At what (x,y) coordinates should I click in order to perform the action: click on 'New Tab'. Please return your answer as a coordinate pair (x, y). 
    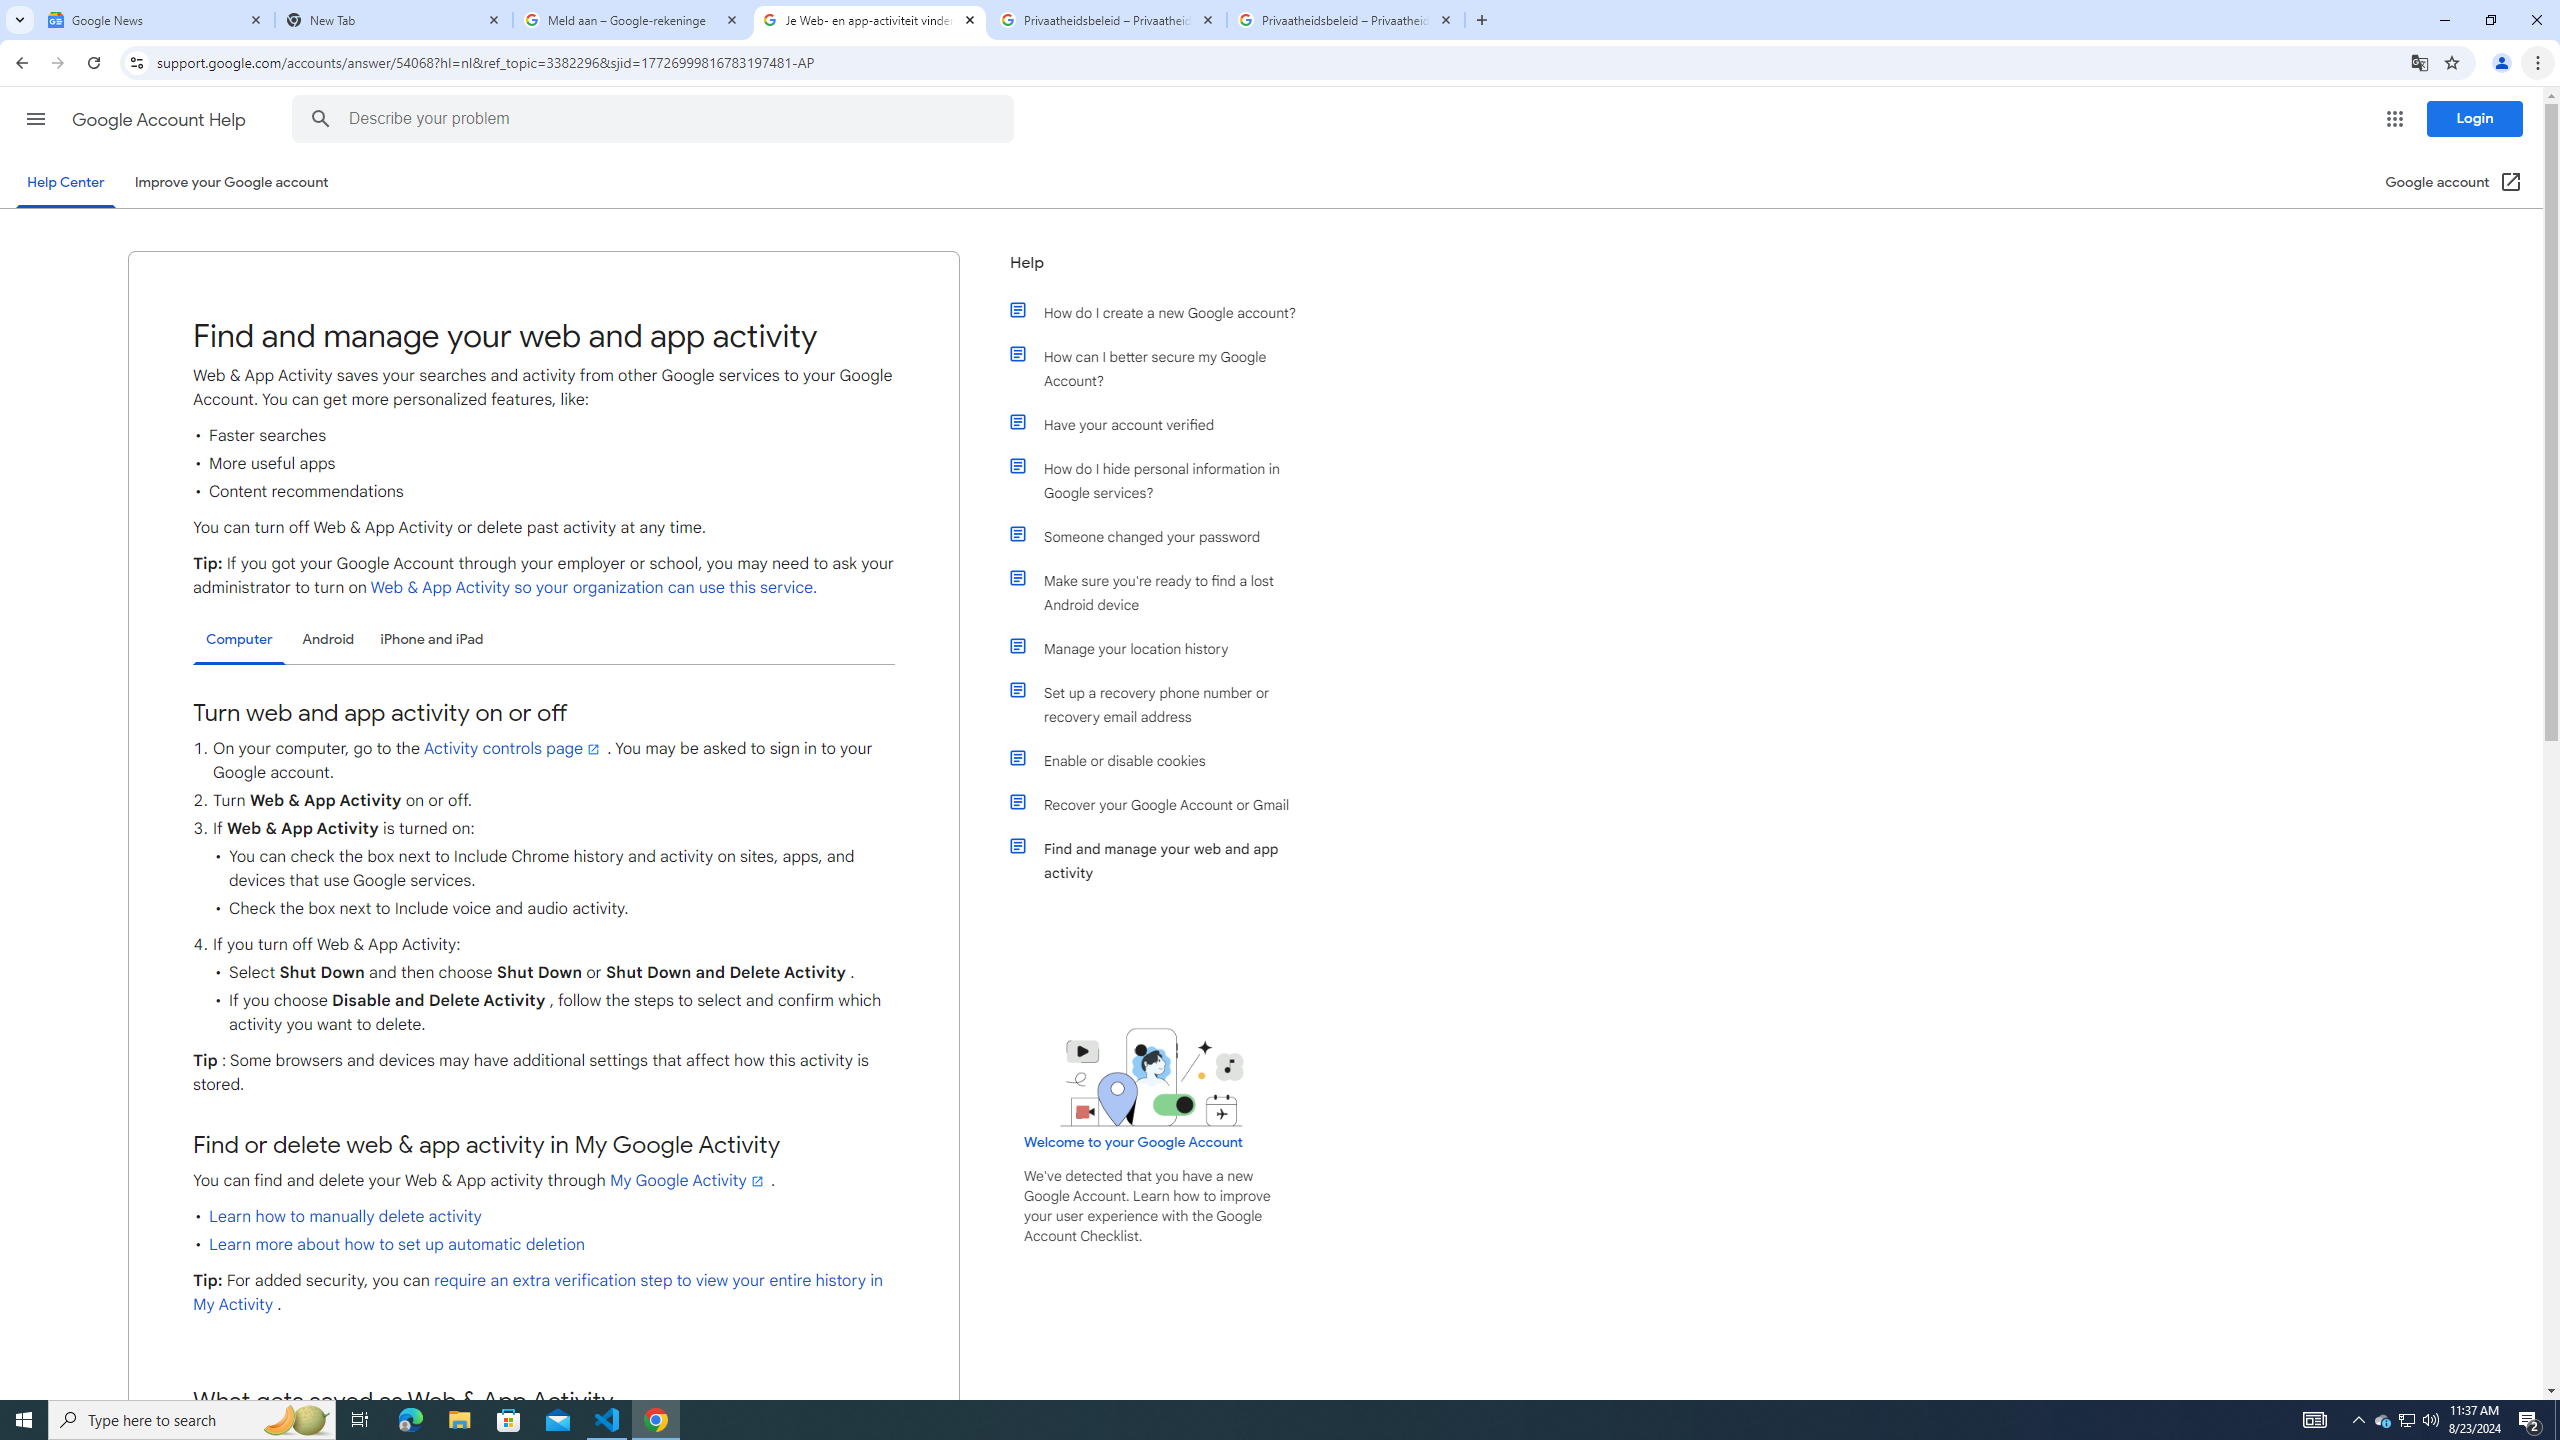
    Looking at the image, I should click on (394, 19).